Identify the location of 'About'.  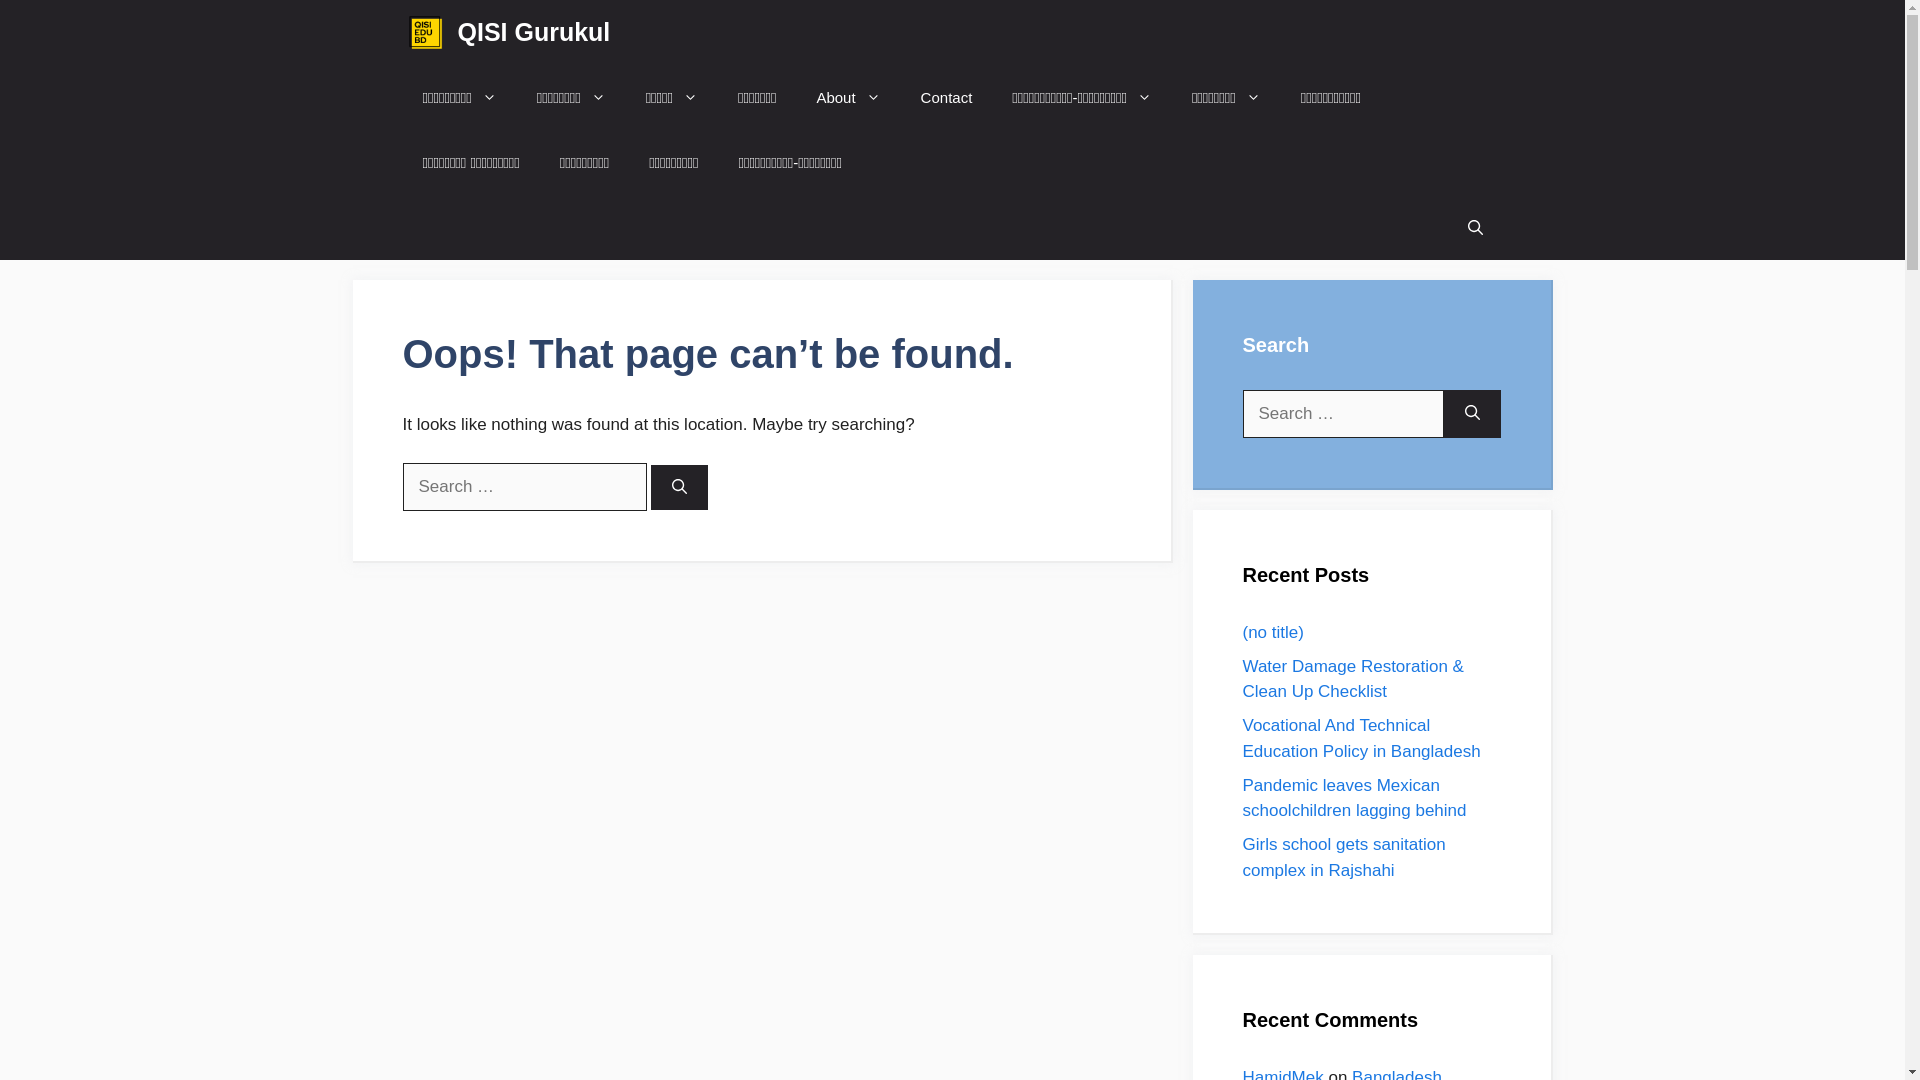
(848, 97).